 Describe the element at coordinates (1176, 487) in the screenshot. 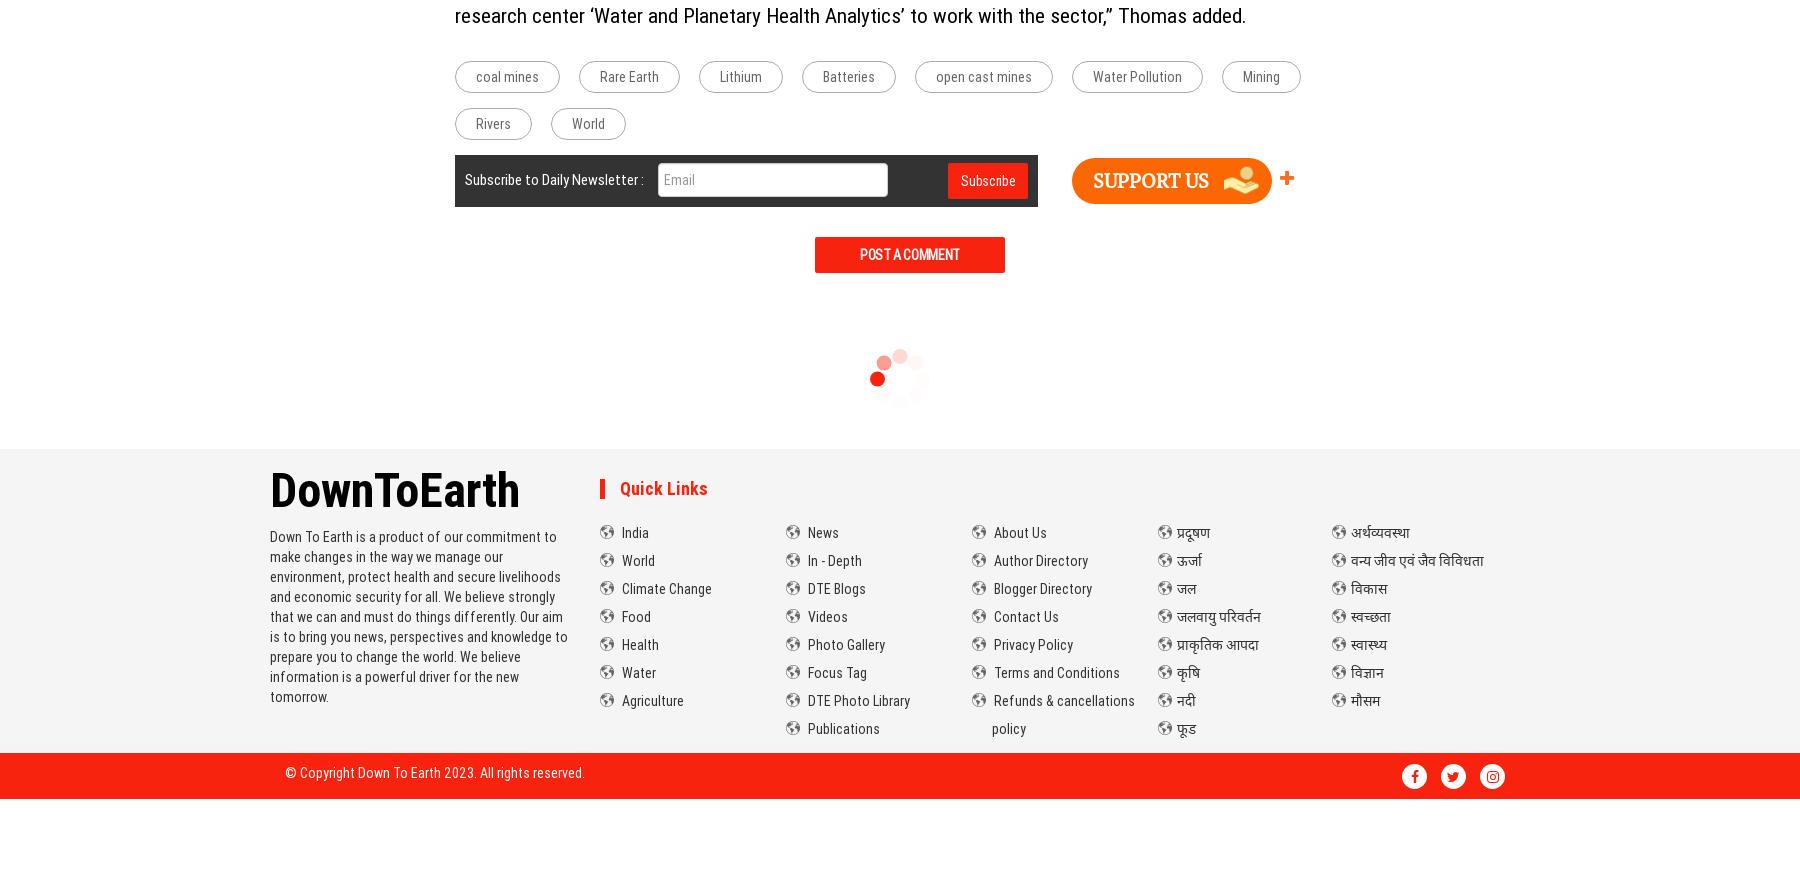

I see `'Hindi'` at that location.